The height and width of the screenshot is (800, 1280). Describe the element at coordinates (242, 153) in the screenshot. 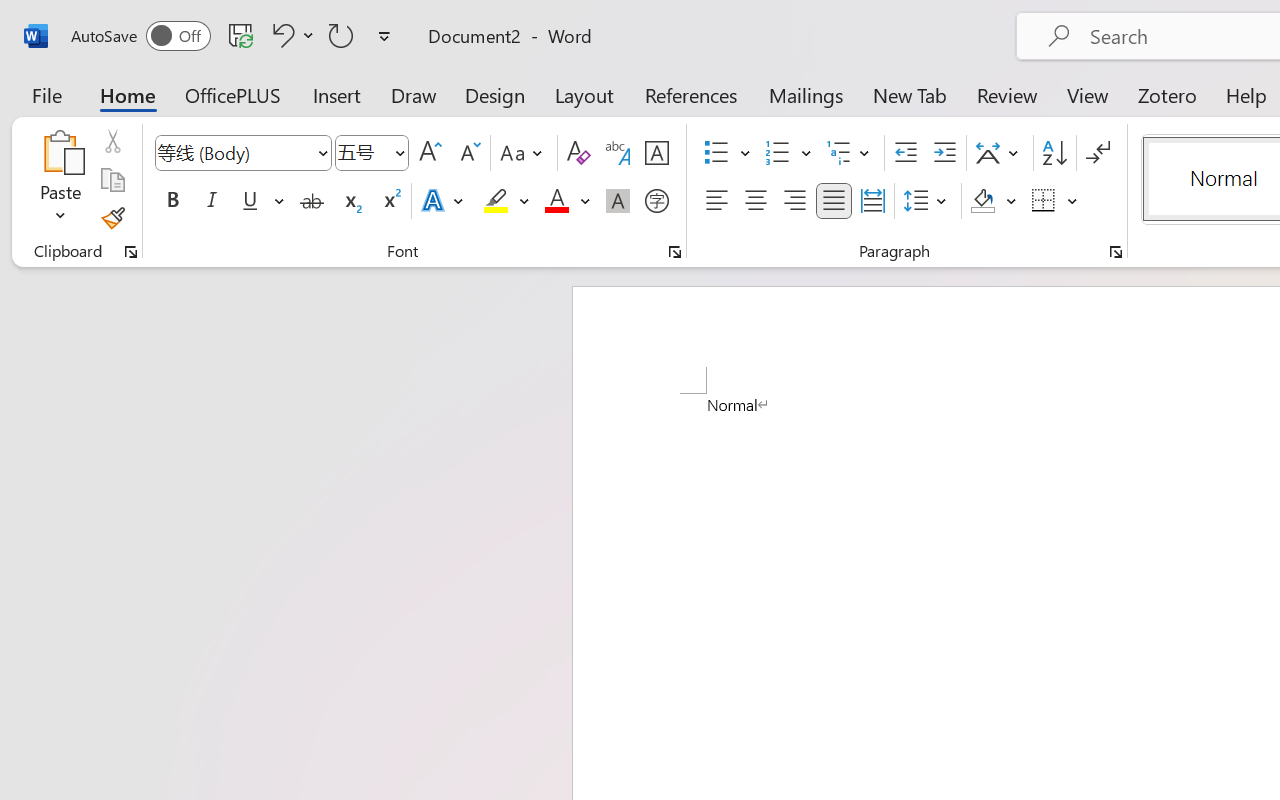

I see `'Font'` at that location.